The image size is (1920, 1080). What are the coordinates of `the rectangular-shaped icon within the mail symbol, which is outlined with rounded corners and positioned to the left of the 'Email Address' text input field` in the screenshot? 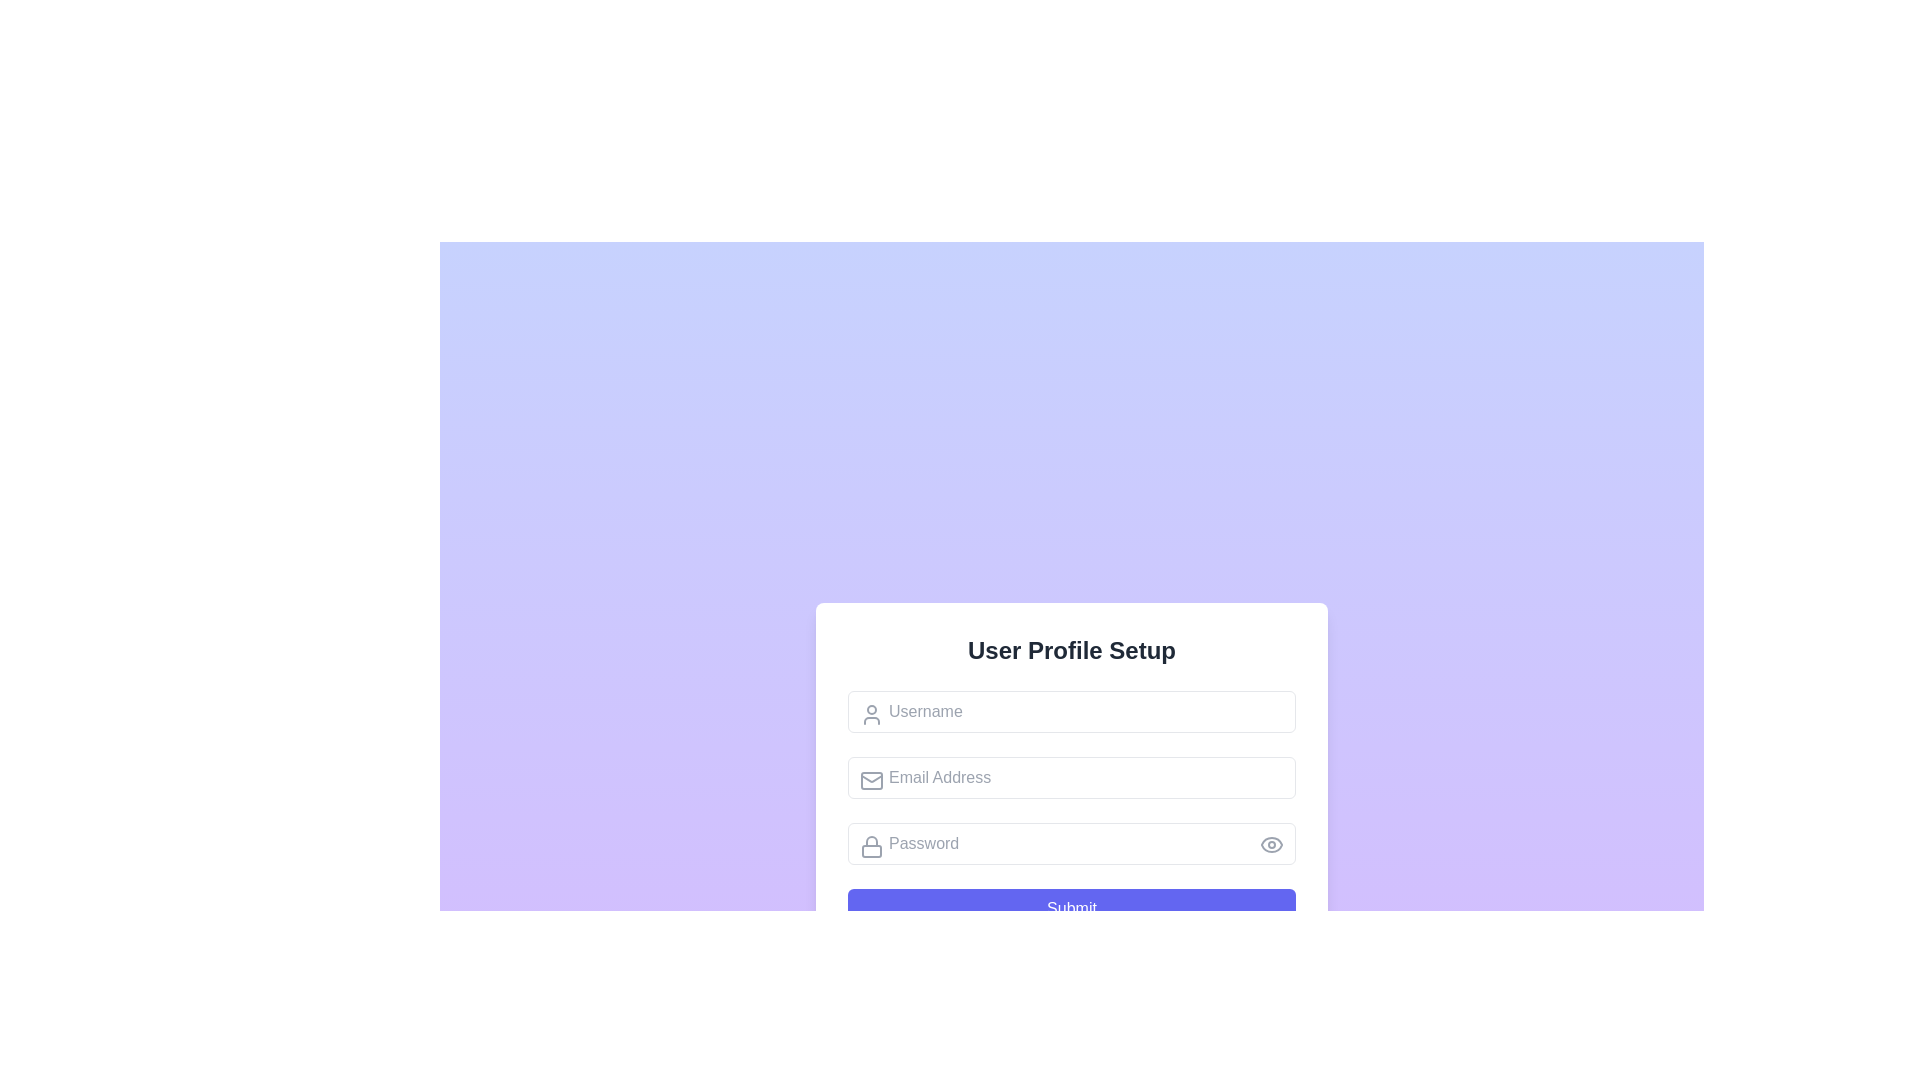 It's located at (872, 779).